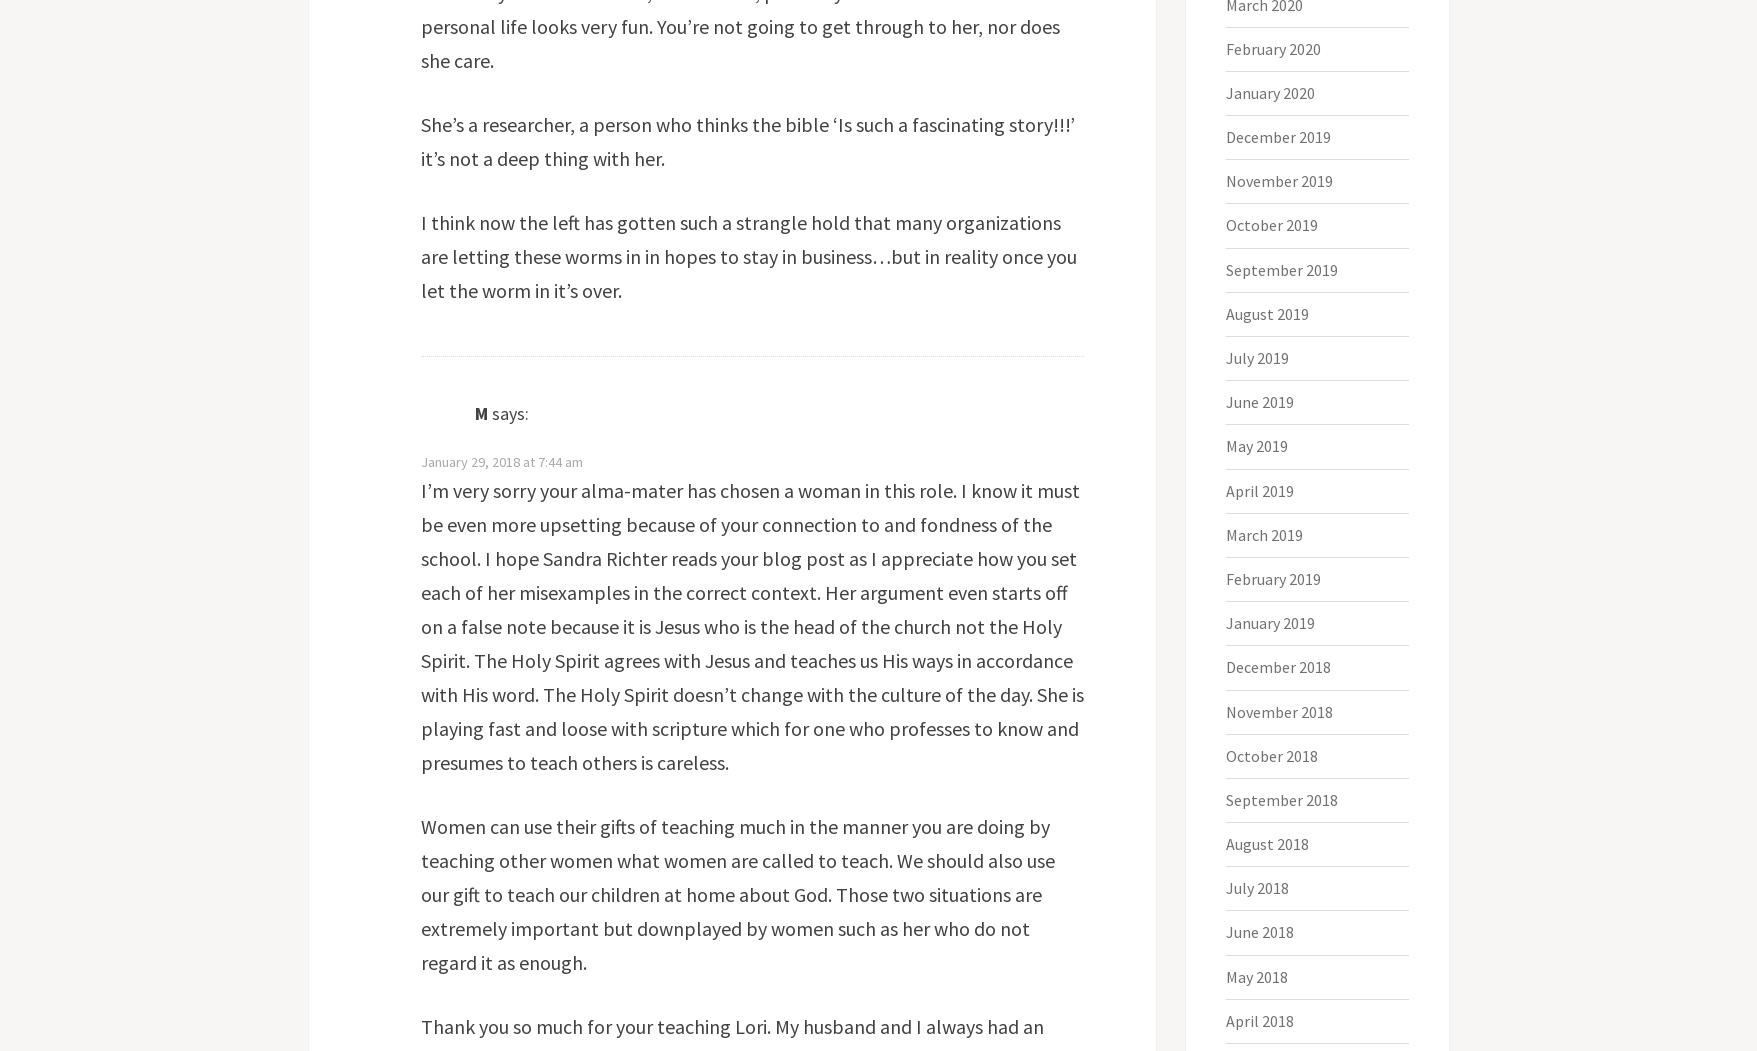  What do you see at coordinates (1273, 578) in the screenshot?
I see `'February 2019'` at bounding box center [1273, 578].